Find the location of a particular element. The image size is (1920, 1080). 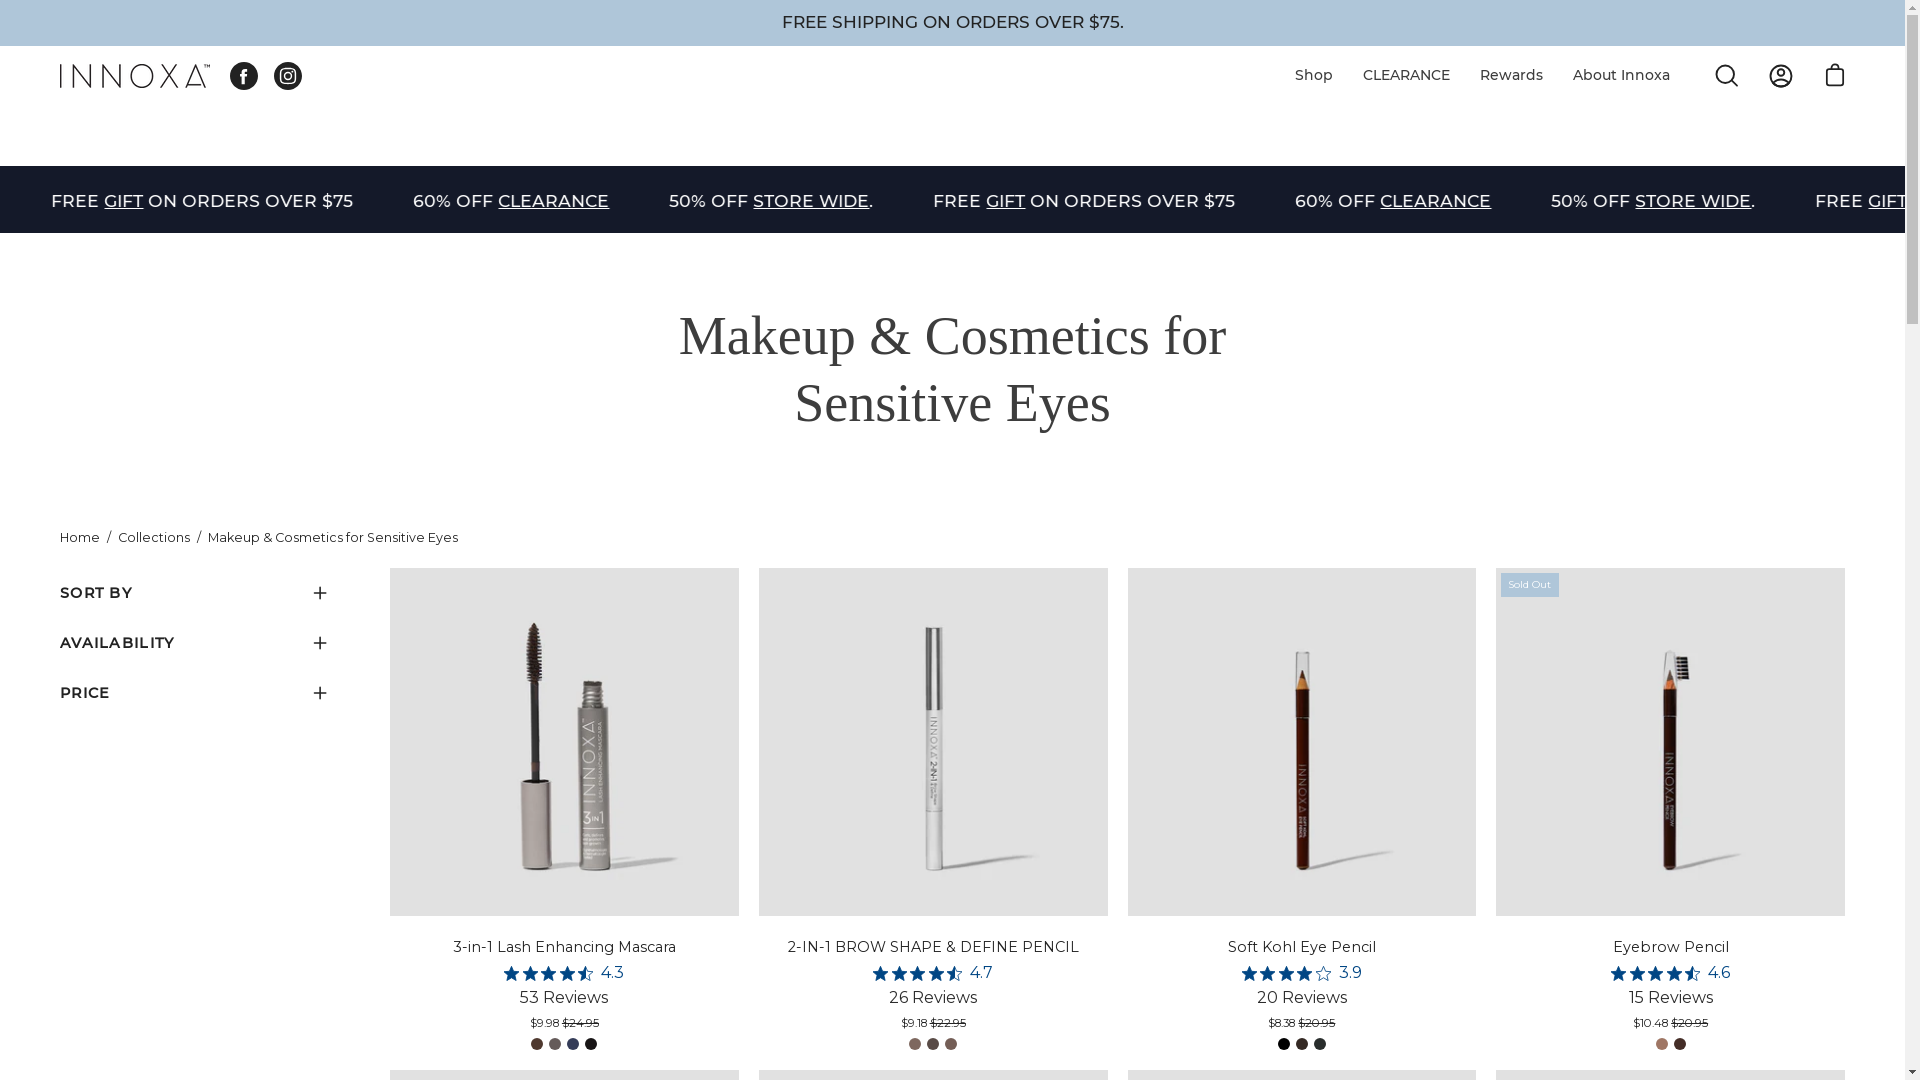

'$10.48 $20.95' is located at coordinates (1670, 1023).